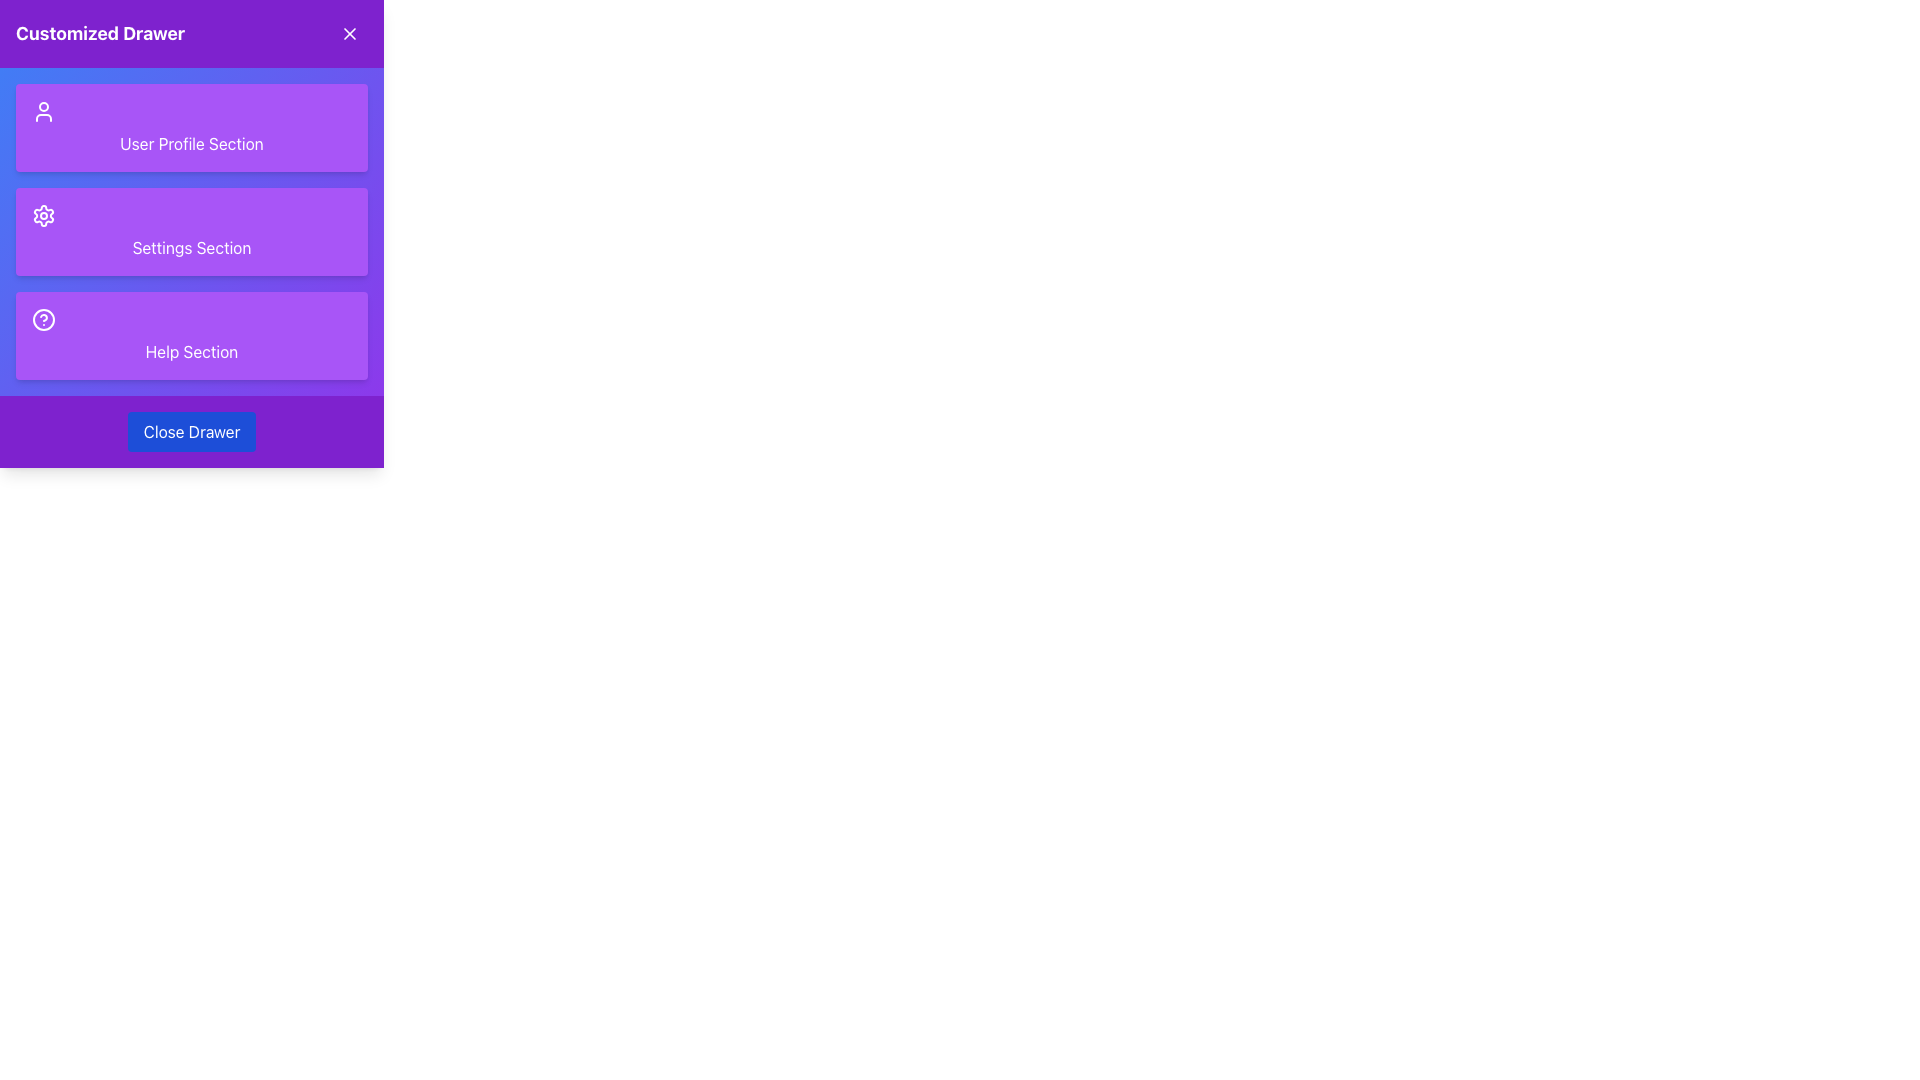  I want to click on text label displaying 'Help Section' located at the center of the purple button in the vertical list of sections, so click(192, 350).